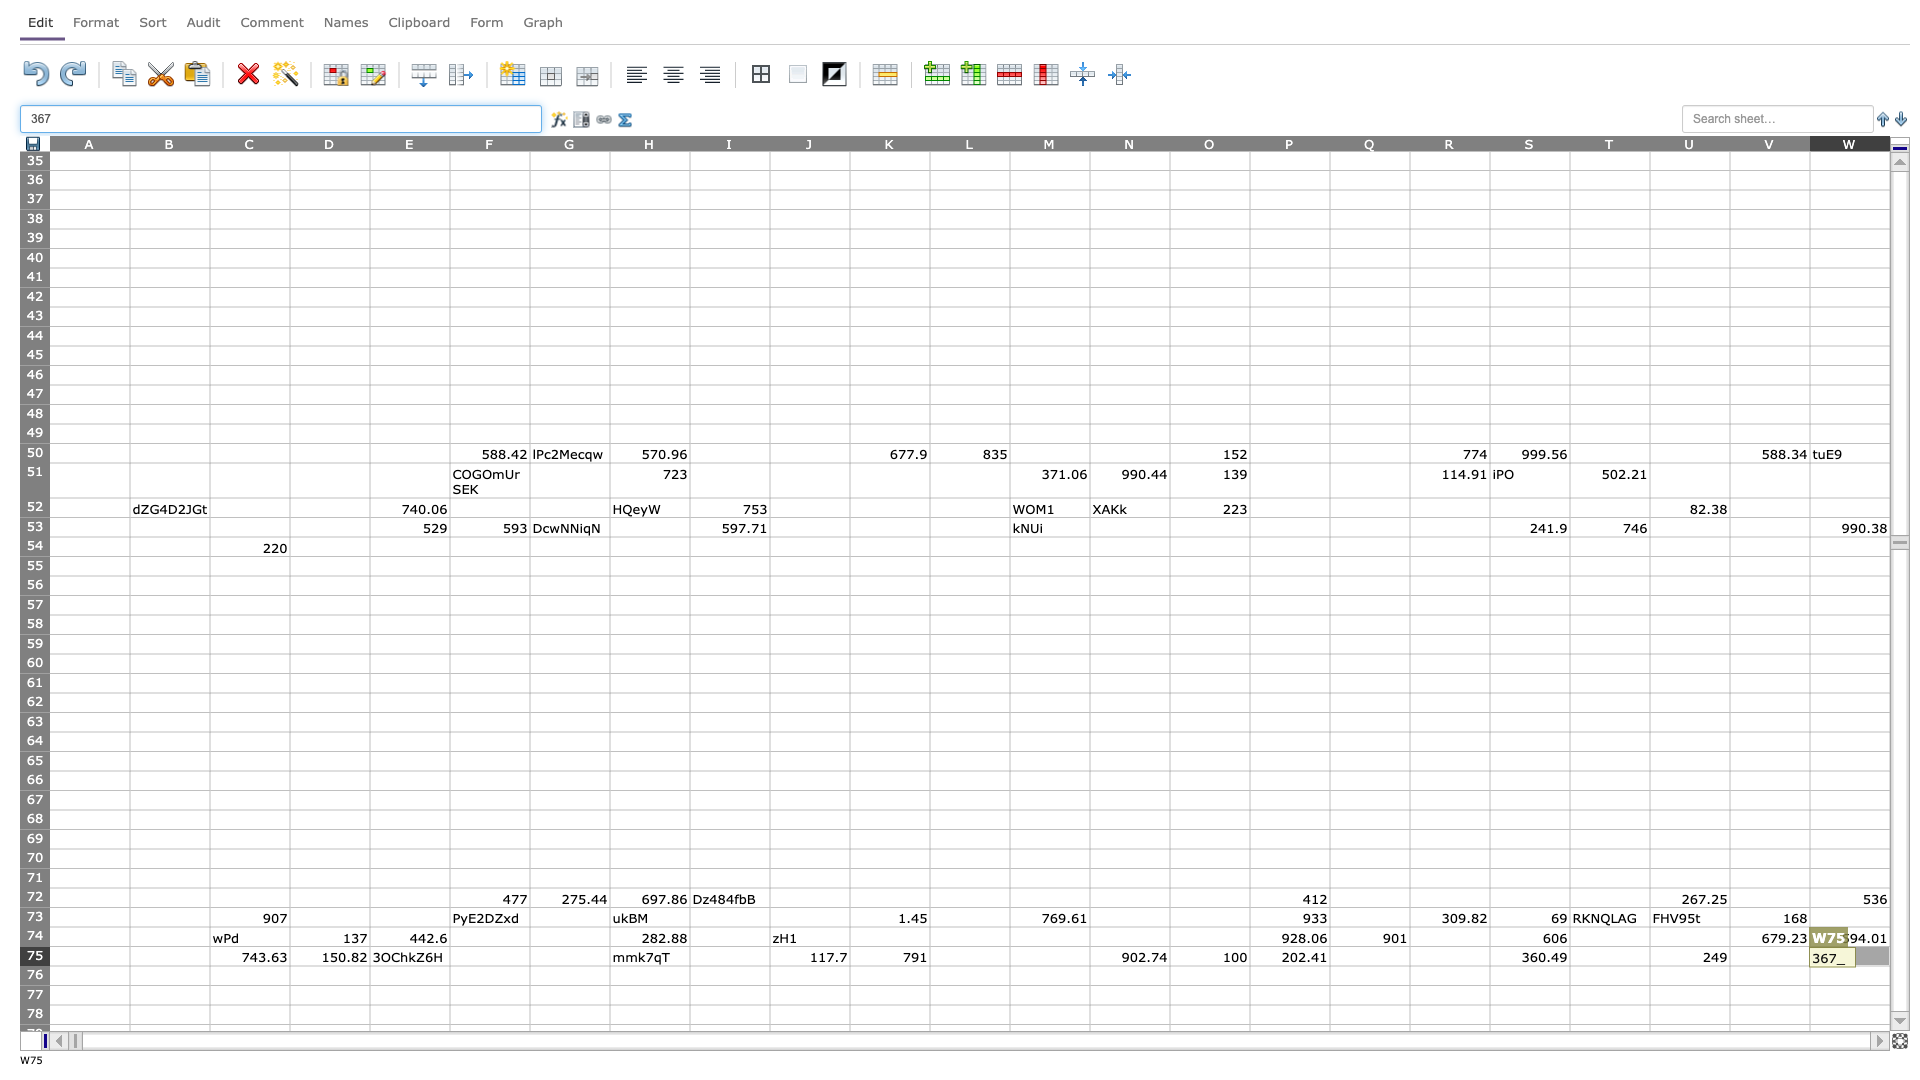 This screenshot has height=1080, width=1920. What do you see at coordinates (210, 964) in the screenshot?
I see `top left at column C row 76` at bounding box center [210, 964].